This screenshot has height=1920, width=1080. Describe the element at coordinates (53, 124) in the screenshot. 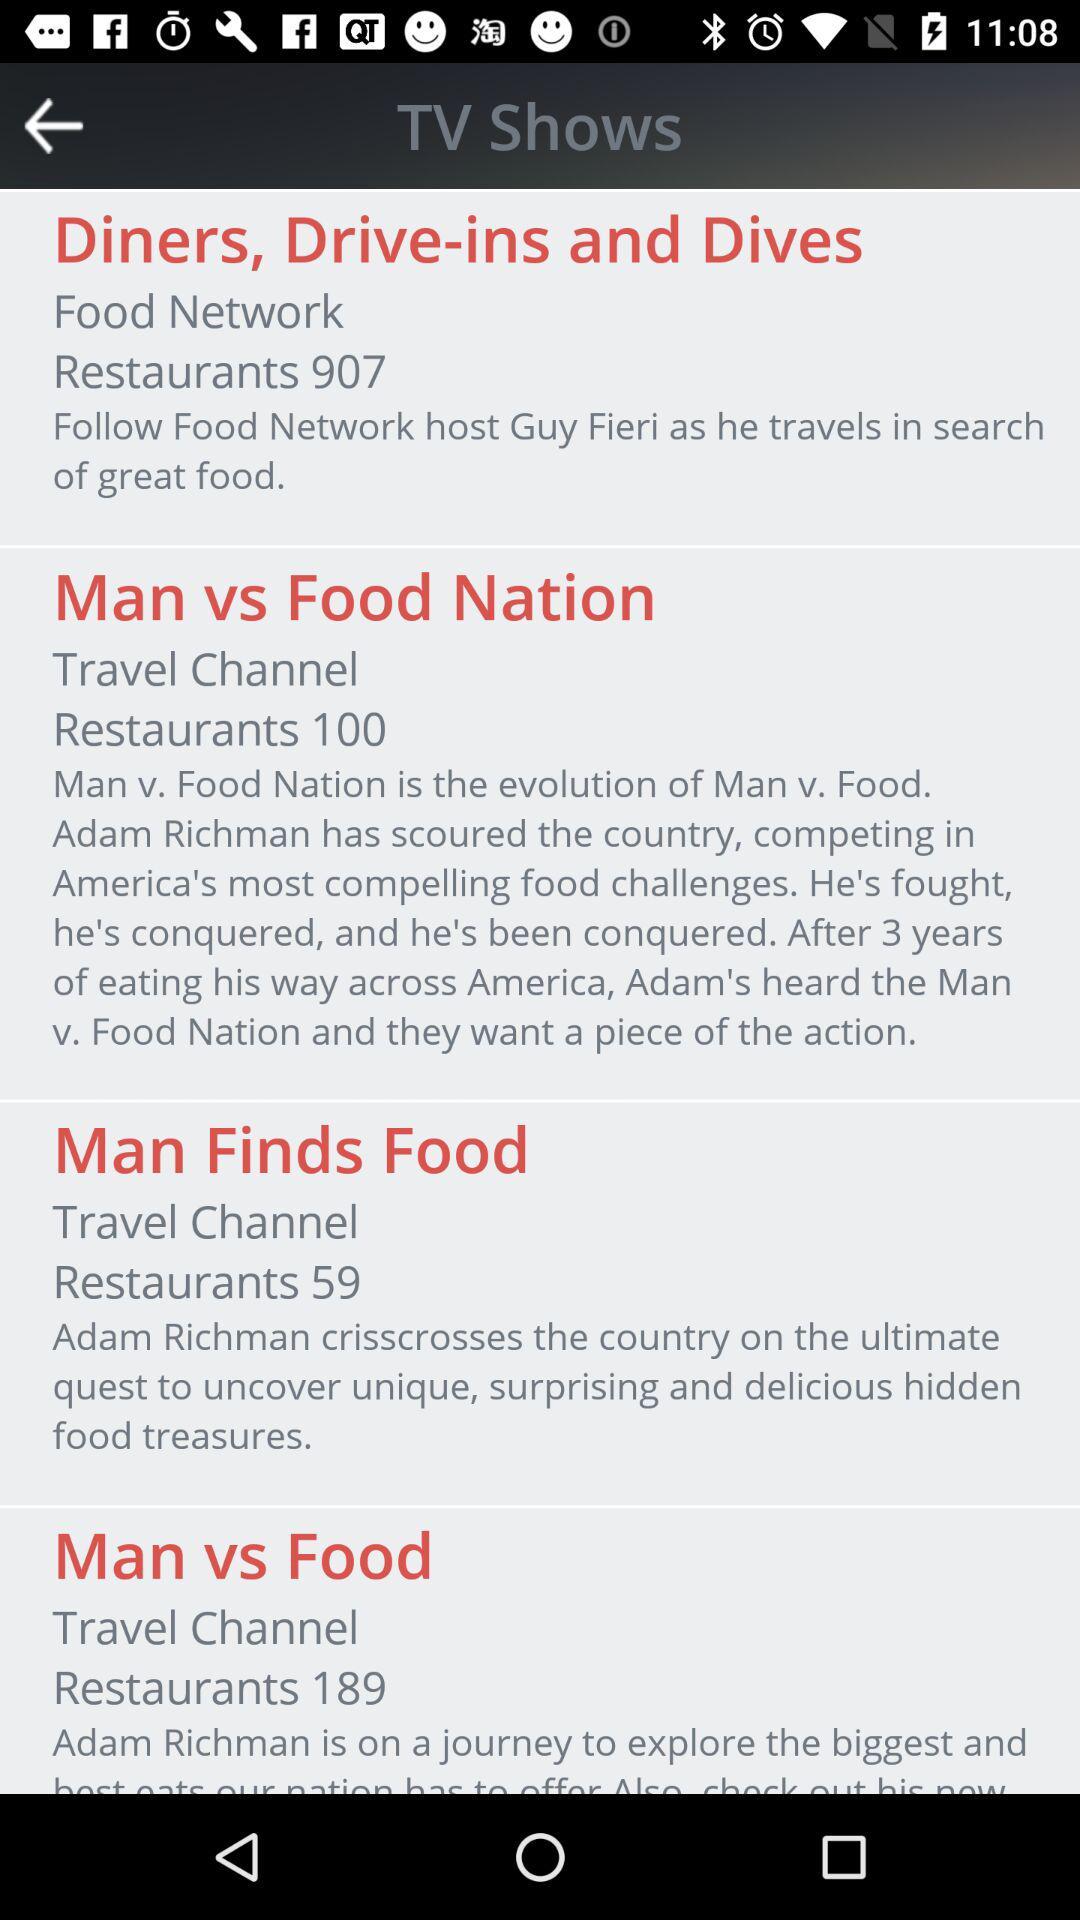

I see `item above the diners drive ins icon` at that location.